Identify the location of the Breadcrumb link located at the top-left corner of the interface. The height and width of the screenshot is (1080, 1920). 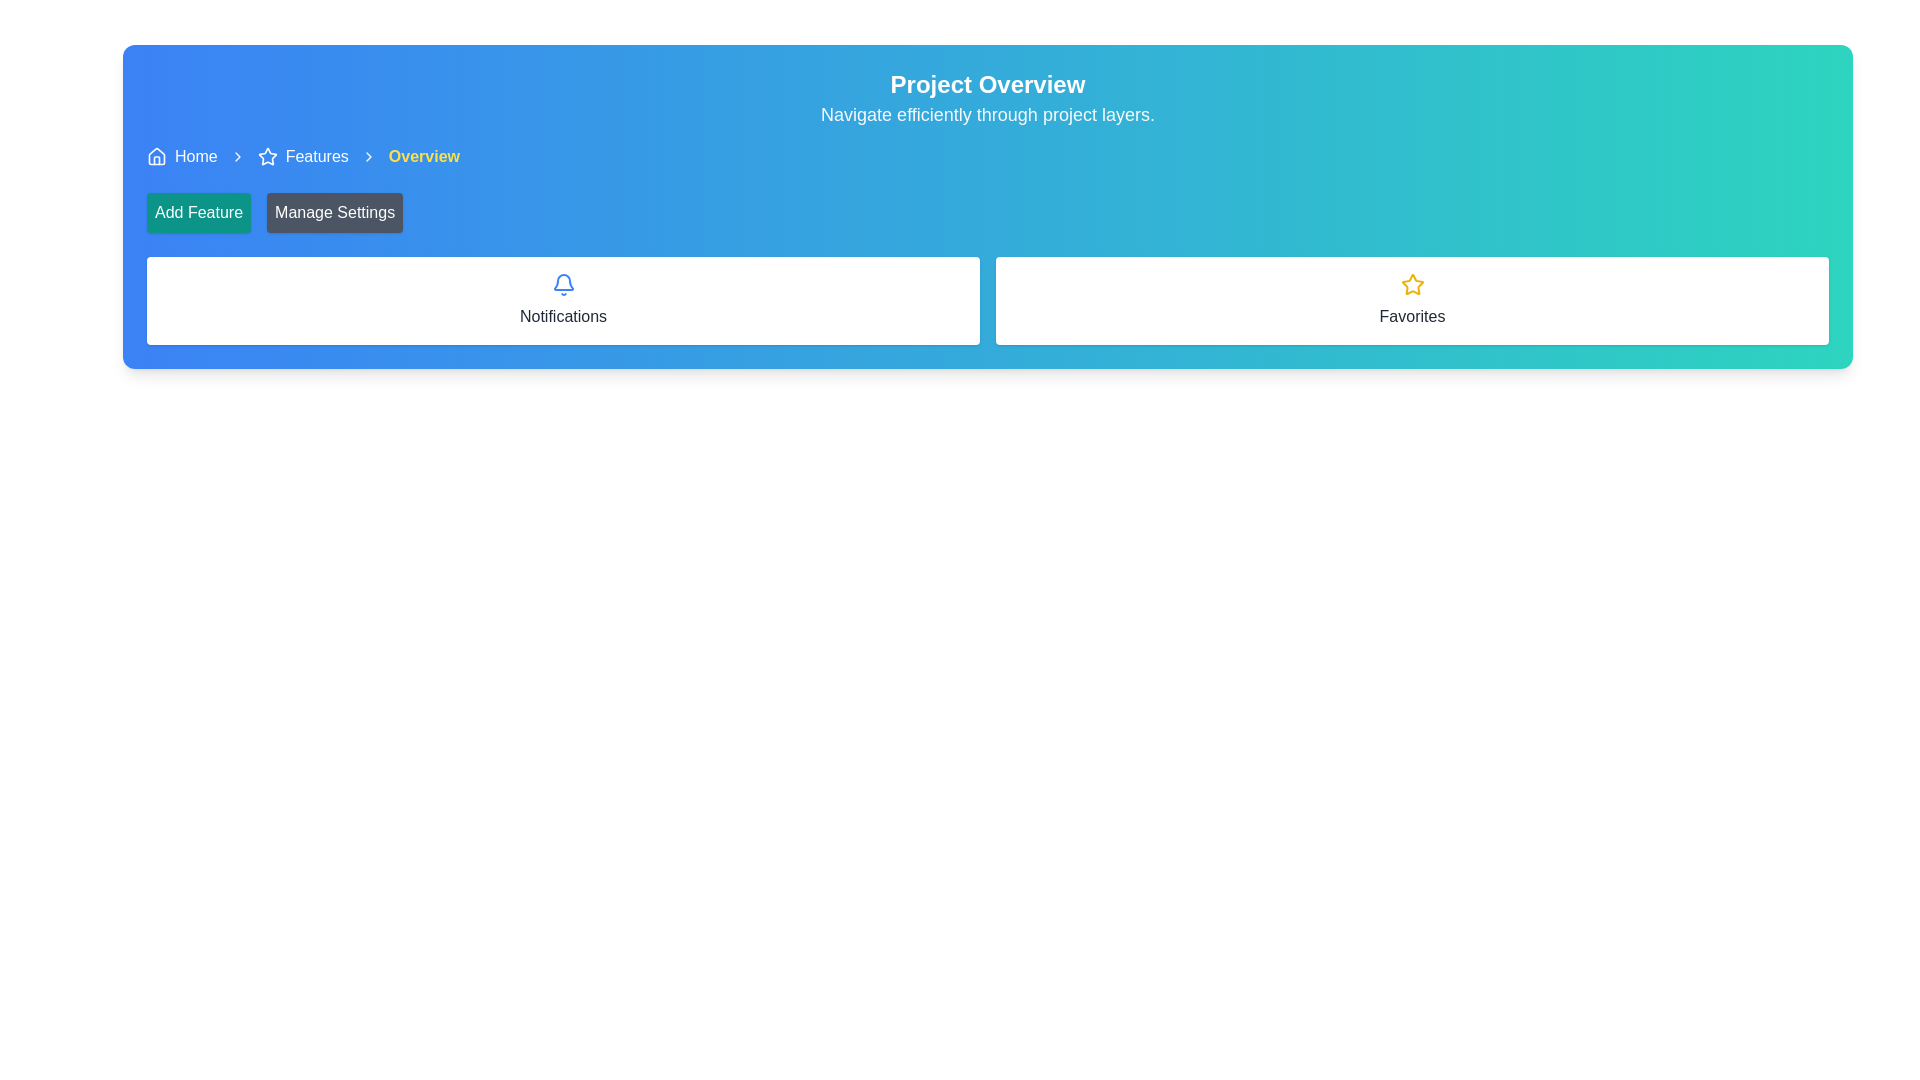
(182, 156).